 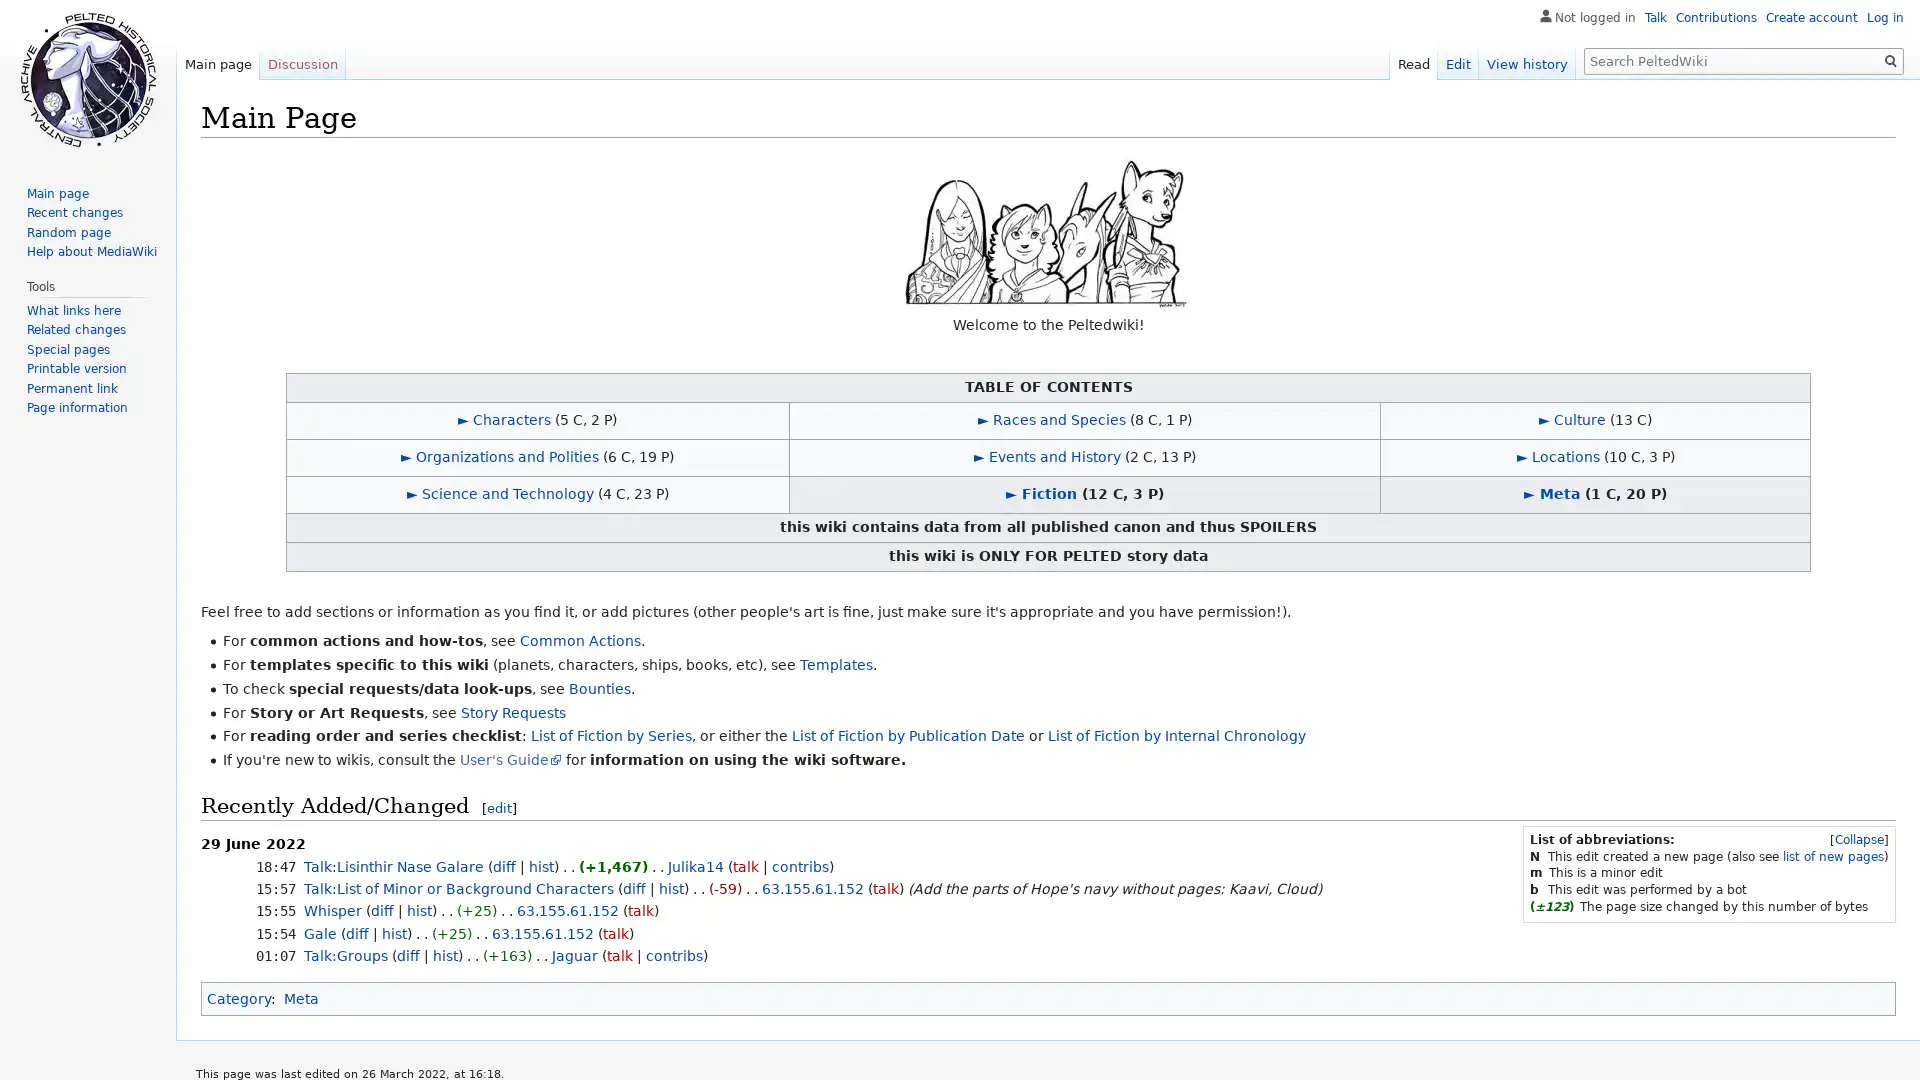 I want to click on Go, so click(x=1890, y=60).